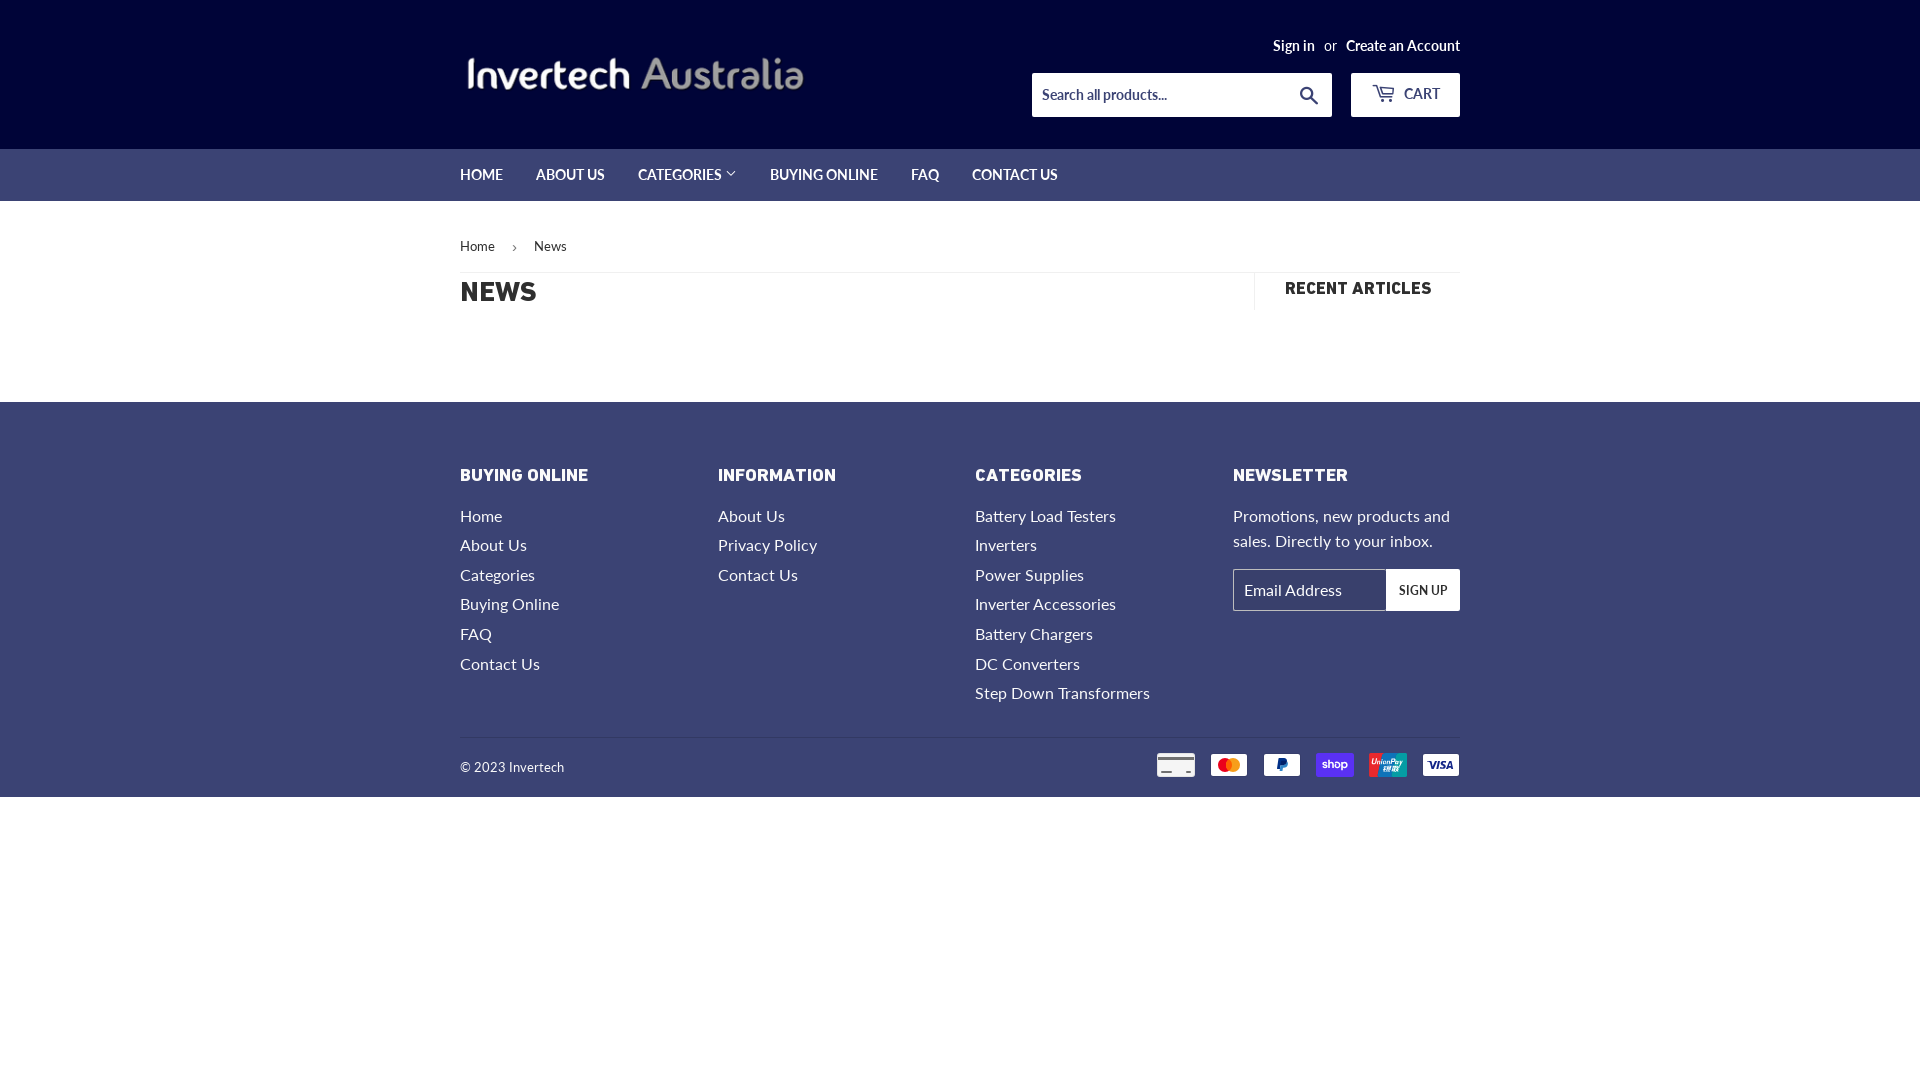  Describe the element at coordinates (474, 633) in the screenshot. I see `'FAQ'` at that location.